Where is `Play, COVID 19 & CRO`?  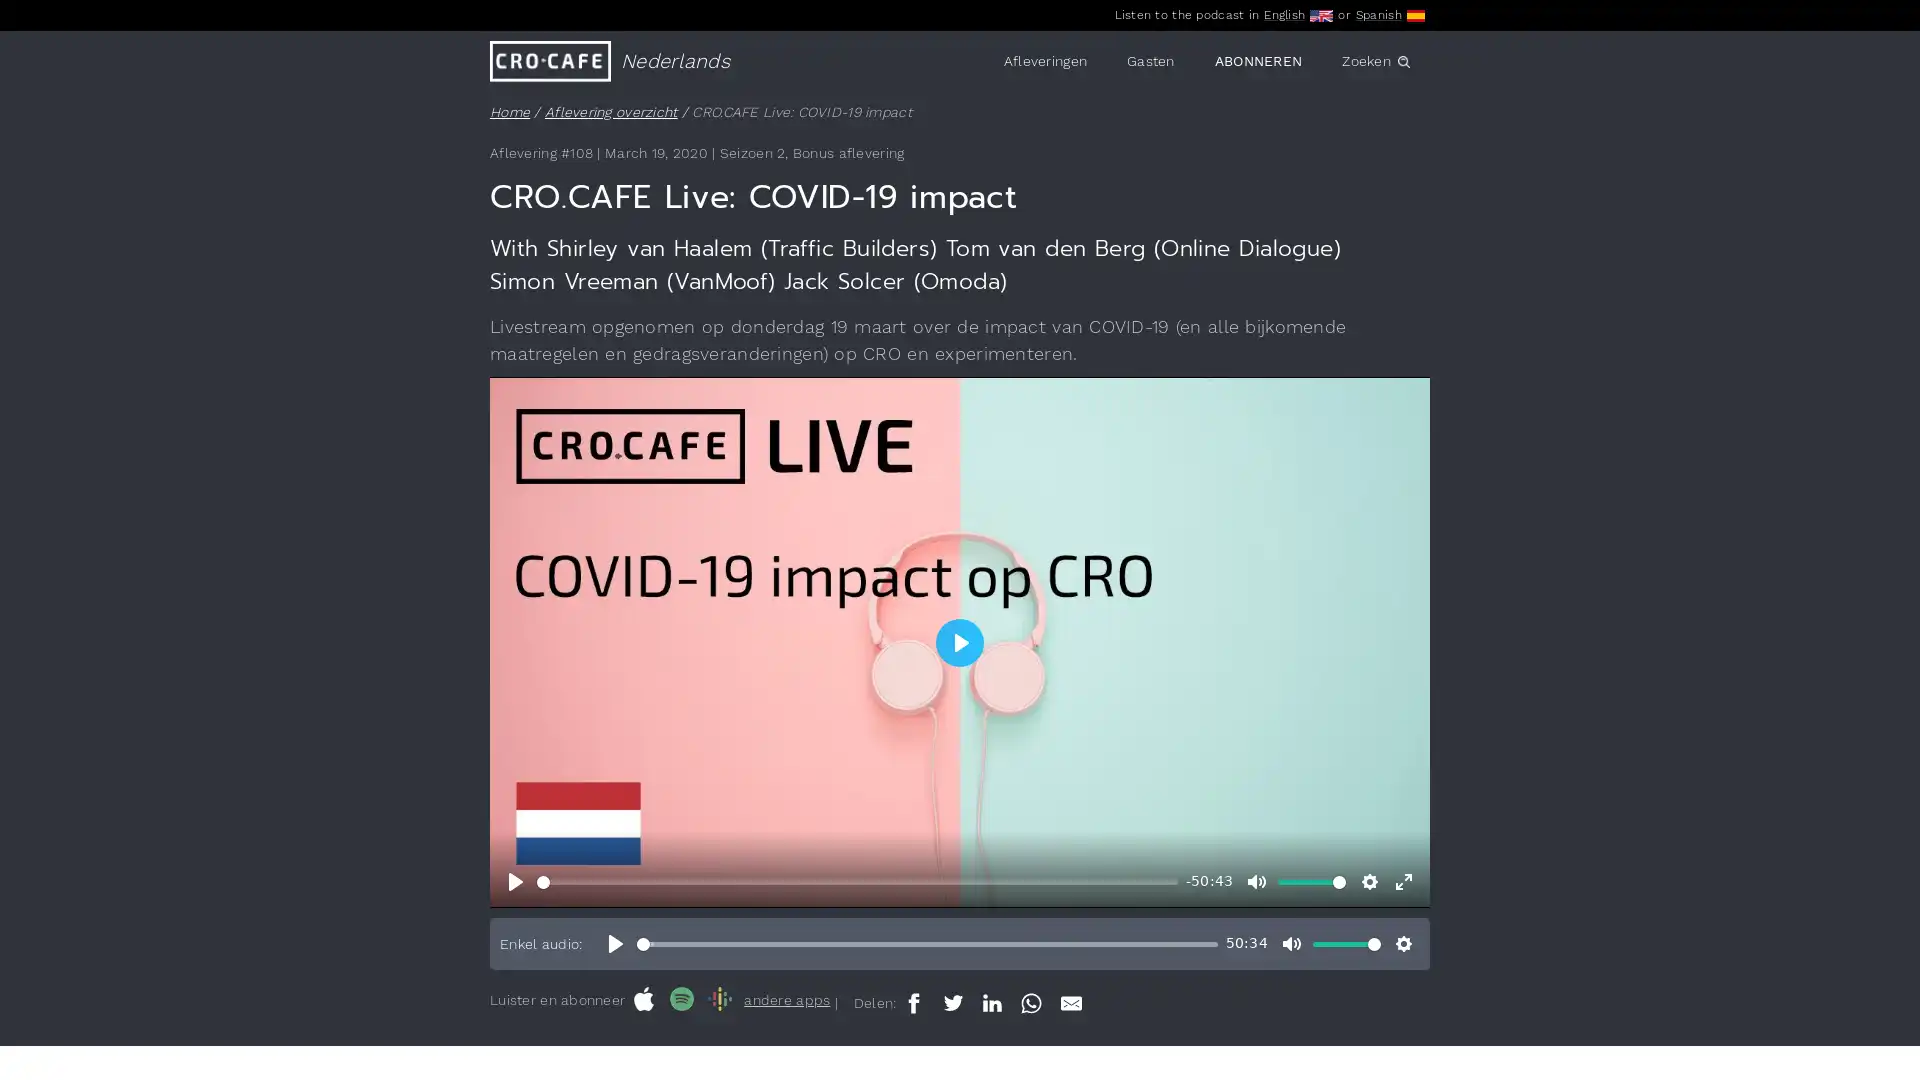 Play, COVID 19 & CRO is located at coordinates (960, 641).